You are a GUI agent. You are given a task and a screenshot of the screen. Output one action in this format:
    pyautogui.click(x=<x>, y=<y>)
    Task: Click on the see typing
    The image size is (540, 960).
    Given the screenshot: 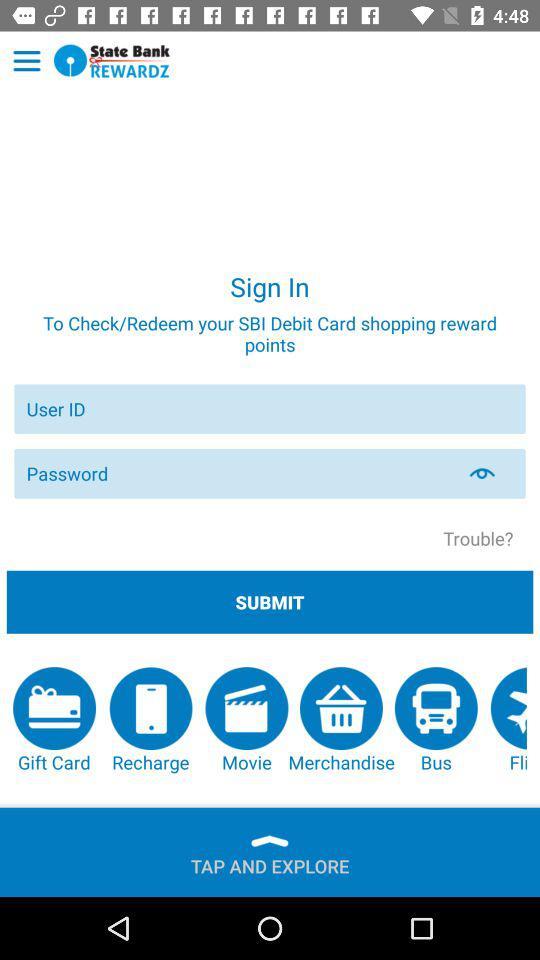 What is the action you would take?
    pyautogui.click(x=493, y=473)
    